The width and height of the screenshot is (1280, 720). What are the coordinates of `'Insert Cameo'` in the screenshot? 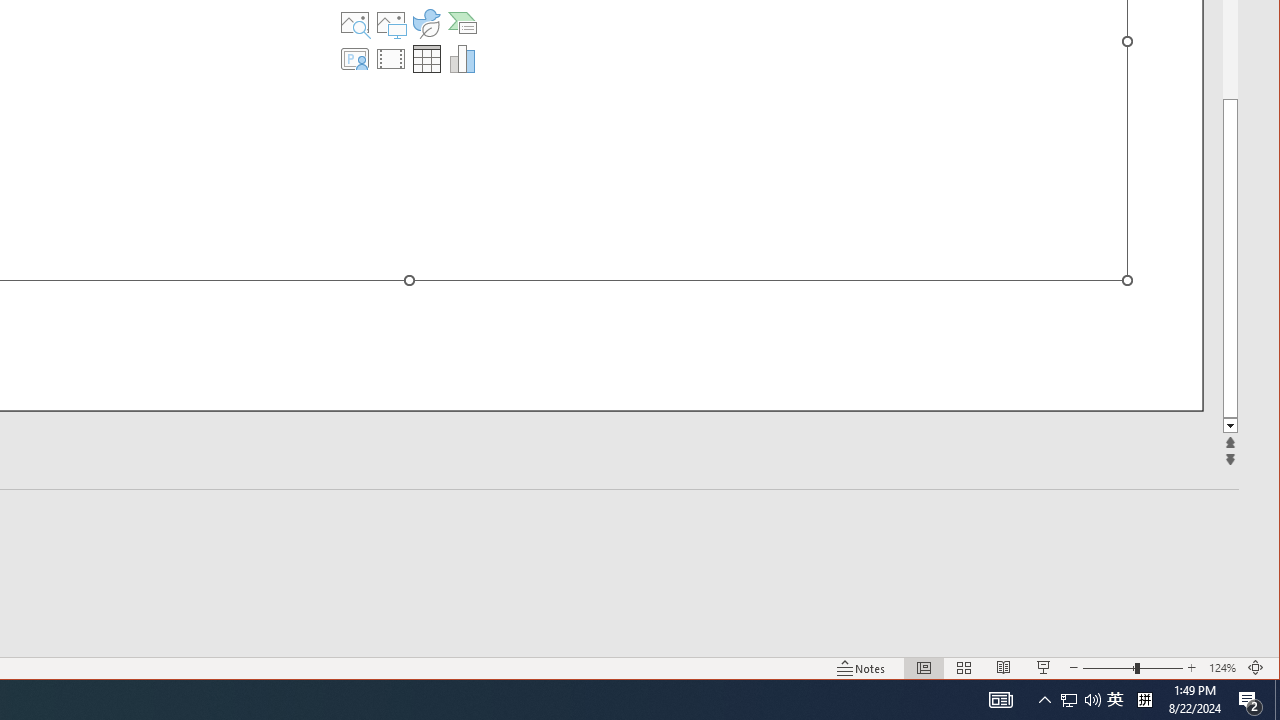 It's located at (355, 58).